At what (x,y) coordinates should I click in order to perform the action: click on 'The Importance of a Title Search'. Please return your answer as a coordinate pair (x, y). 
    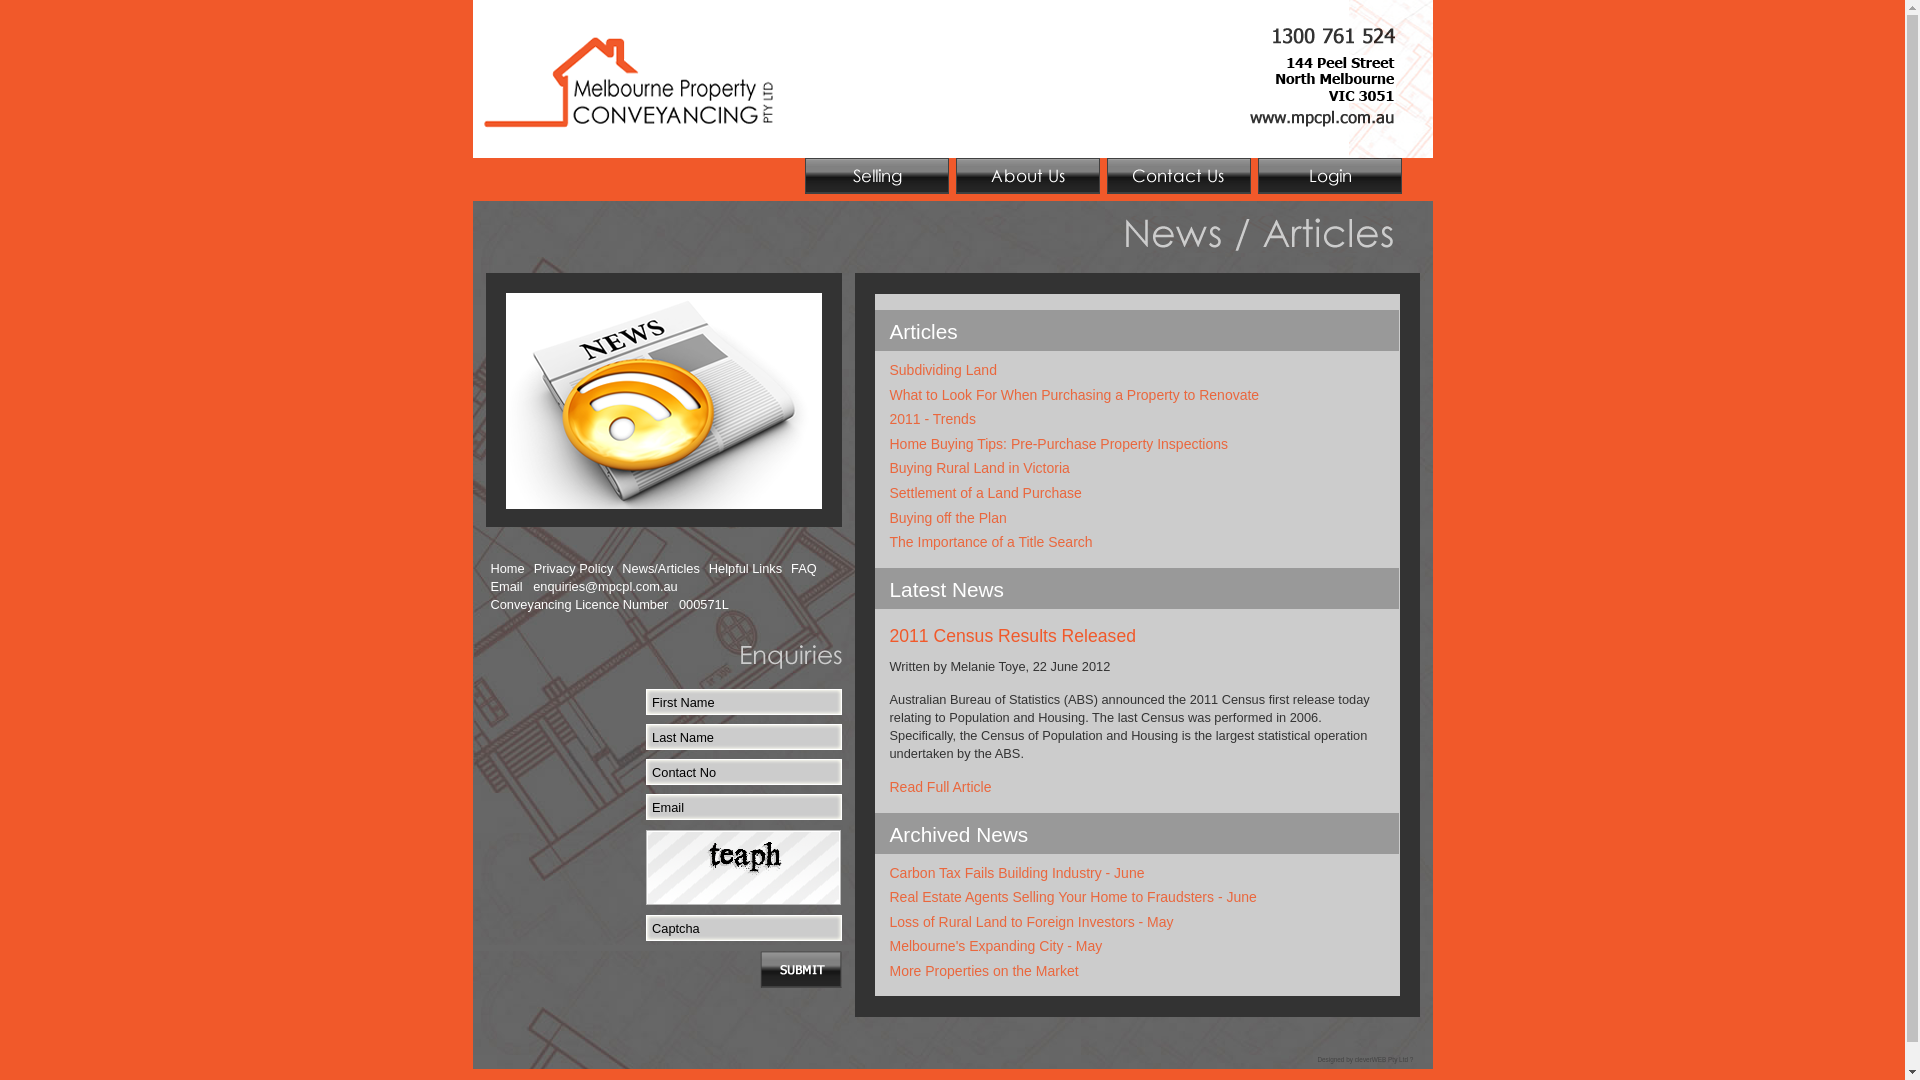
    Looking at the image, I should click on (991, 542).